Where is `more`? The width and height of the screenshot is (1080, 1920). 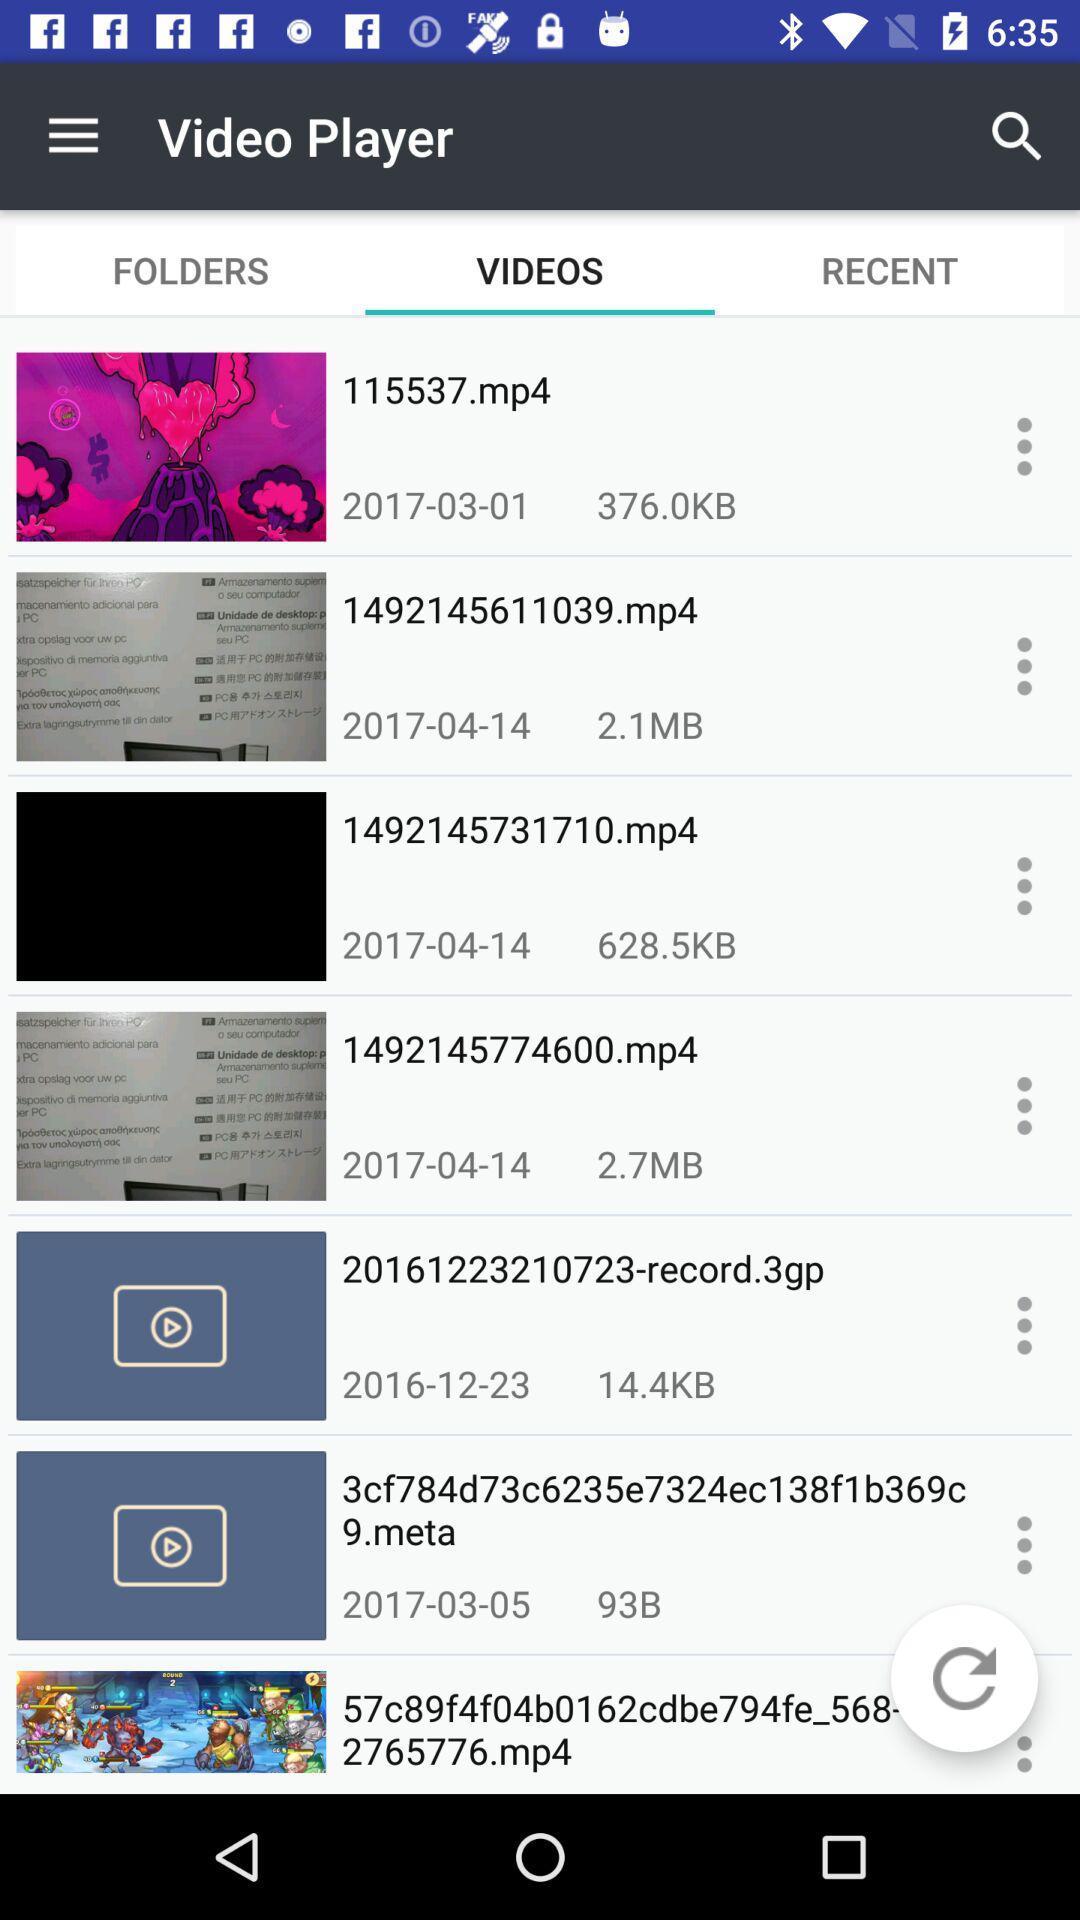
more is located at coordinates (1024, 1104).